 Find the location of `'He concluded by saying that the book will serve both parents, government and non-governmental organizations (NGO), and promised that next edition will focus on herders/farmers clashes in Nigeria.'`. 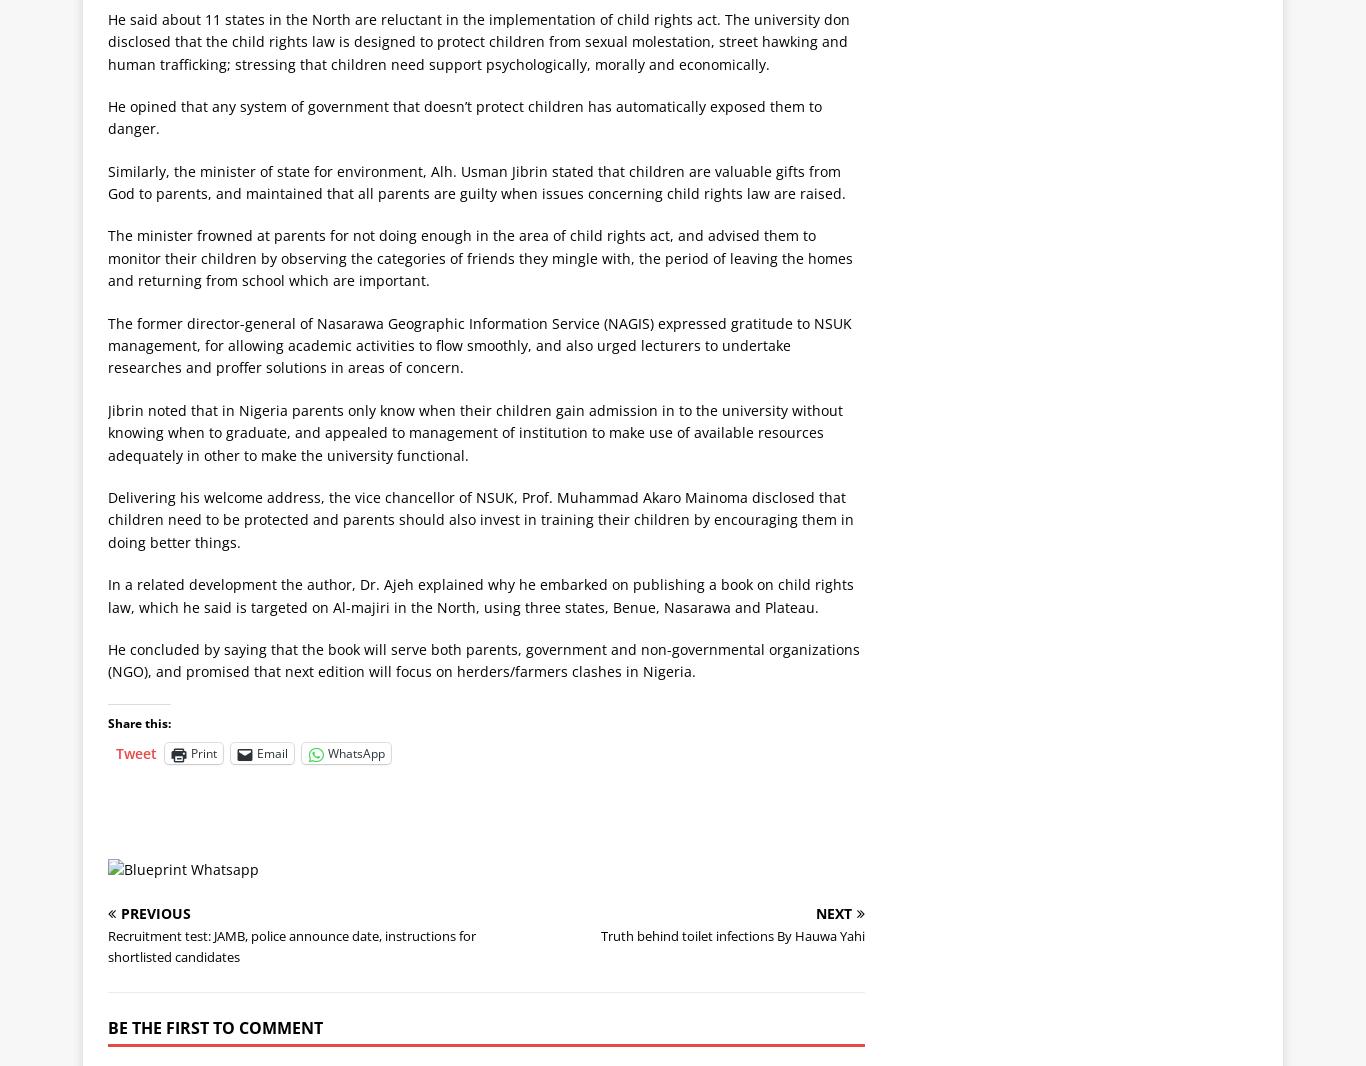

'He concluded by saying that the book will serve both parents, government and non-governmental organizations (NGO), and promised that next edition will focus on herders/farmers clashes in Nigeria.' is located at coordinates (483, 658).